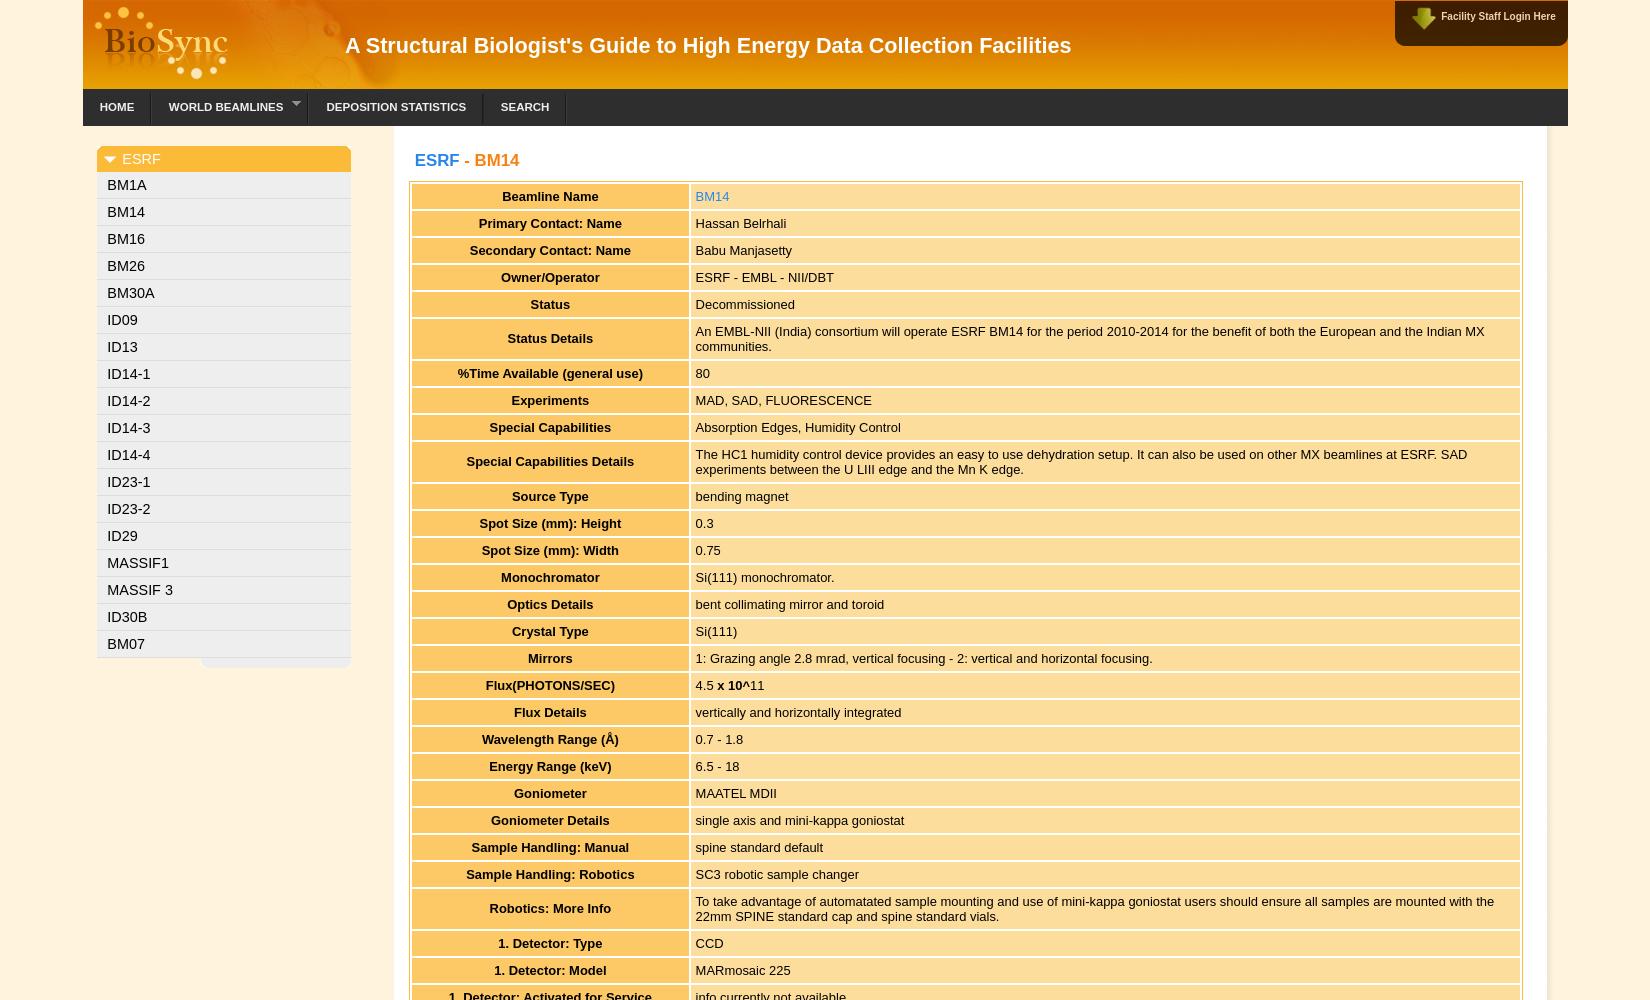 This screenshot has width=1650, height=1000. I want to click on '6.5 - 18', so click(715, 765).